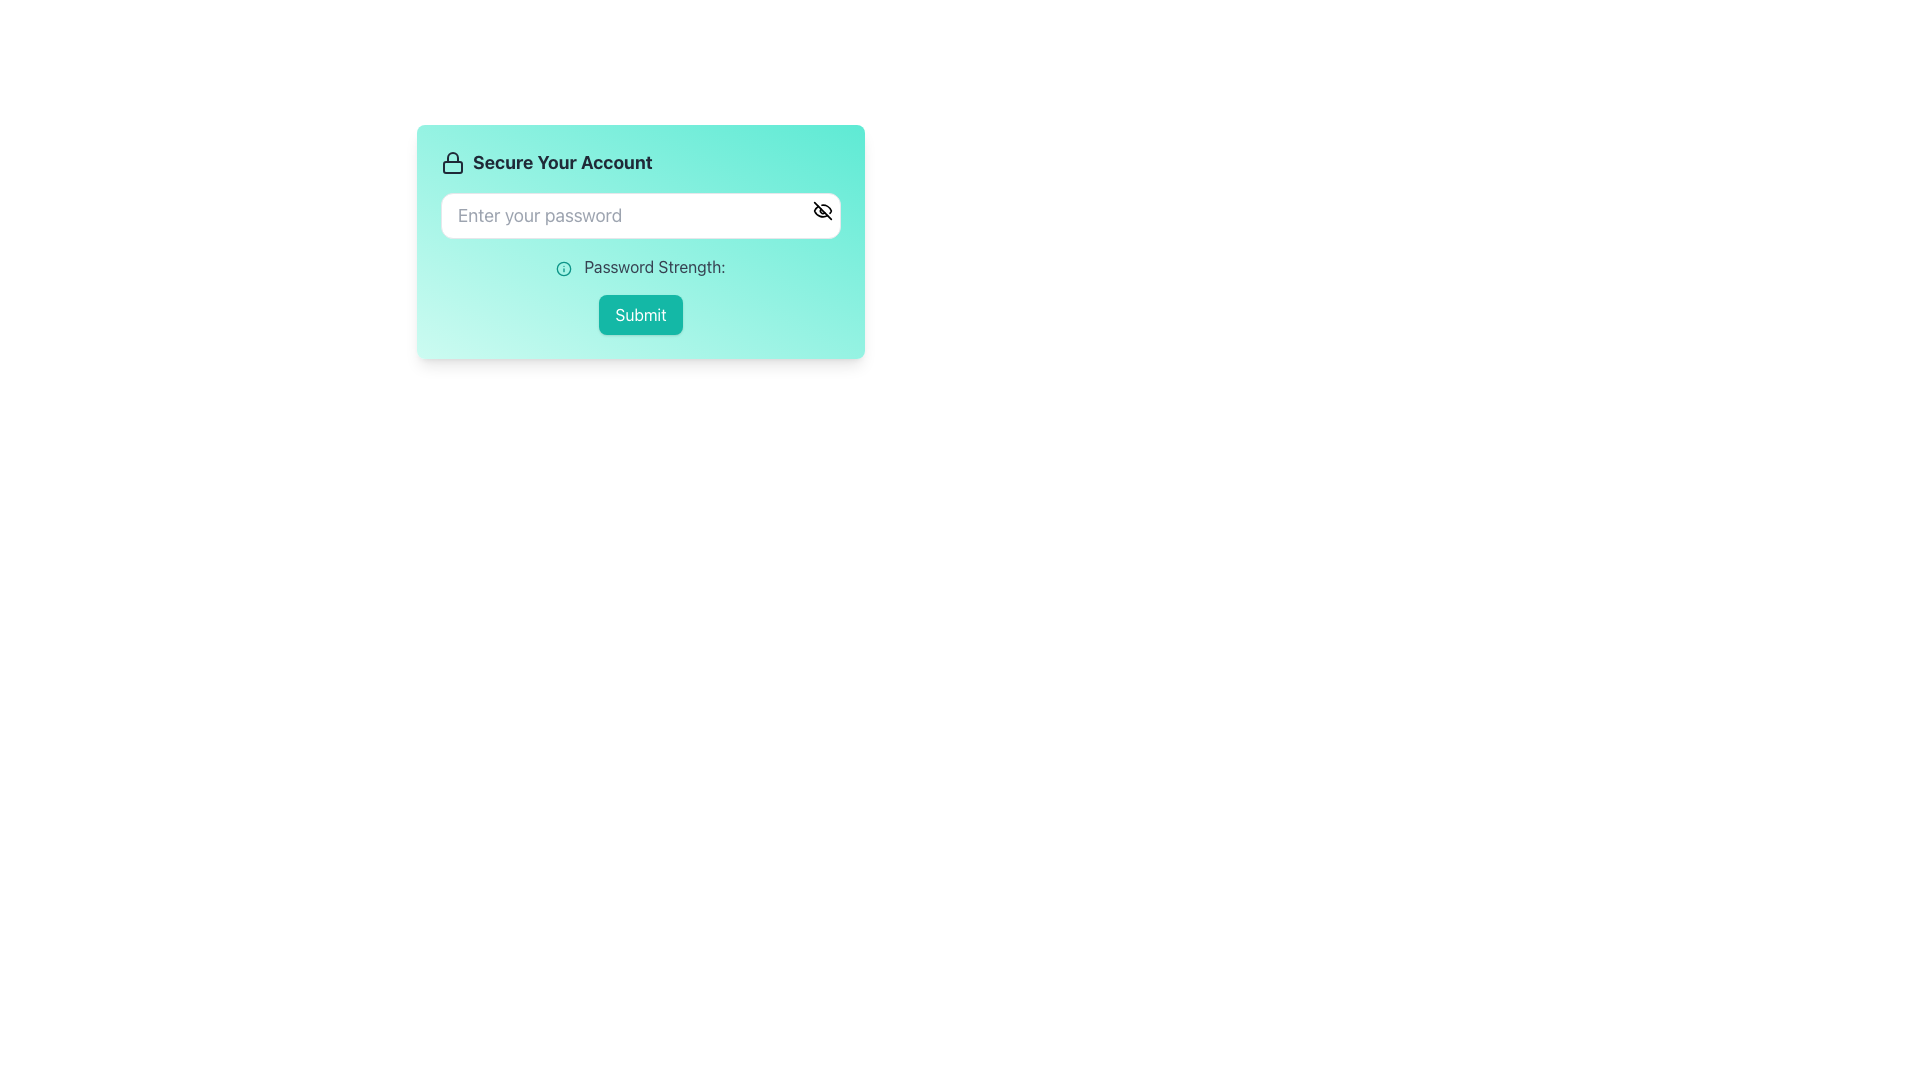 The image size is (1920, 1080). What do you see at coordinates (451, 166) in the screenshot?
I see `the visual representation of the padlock icon's rectangular main body located next to the text 'Secure Your Account'` at bounding box center [451, 166].